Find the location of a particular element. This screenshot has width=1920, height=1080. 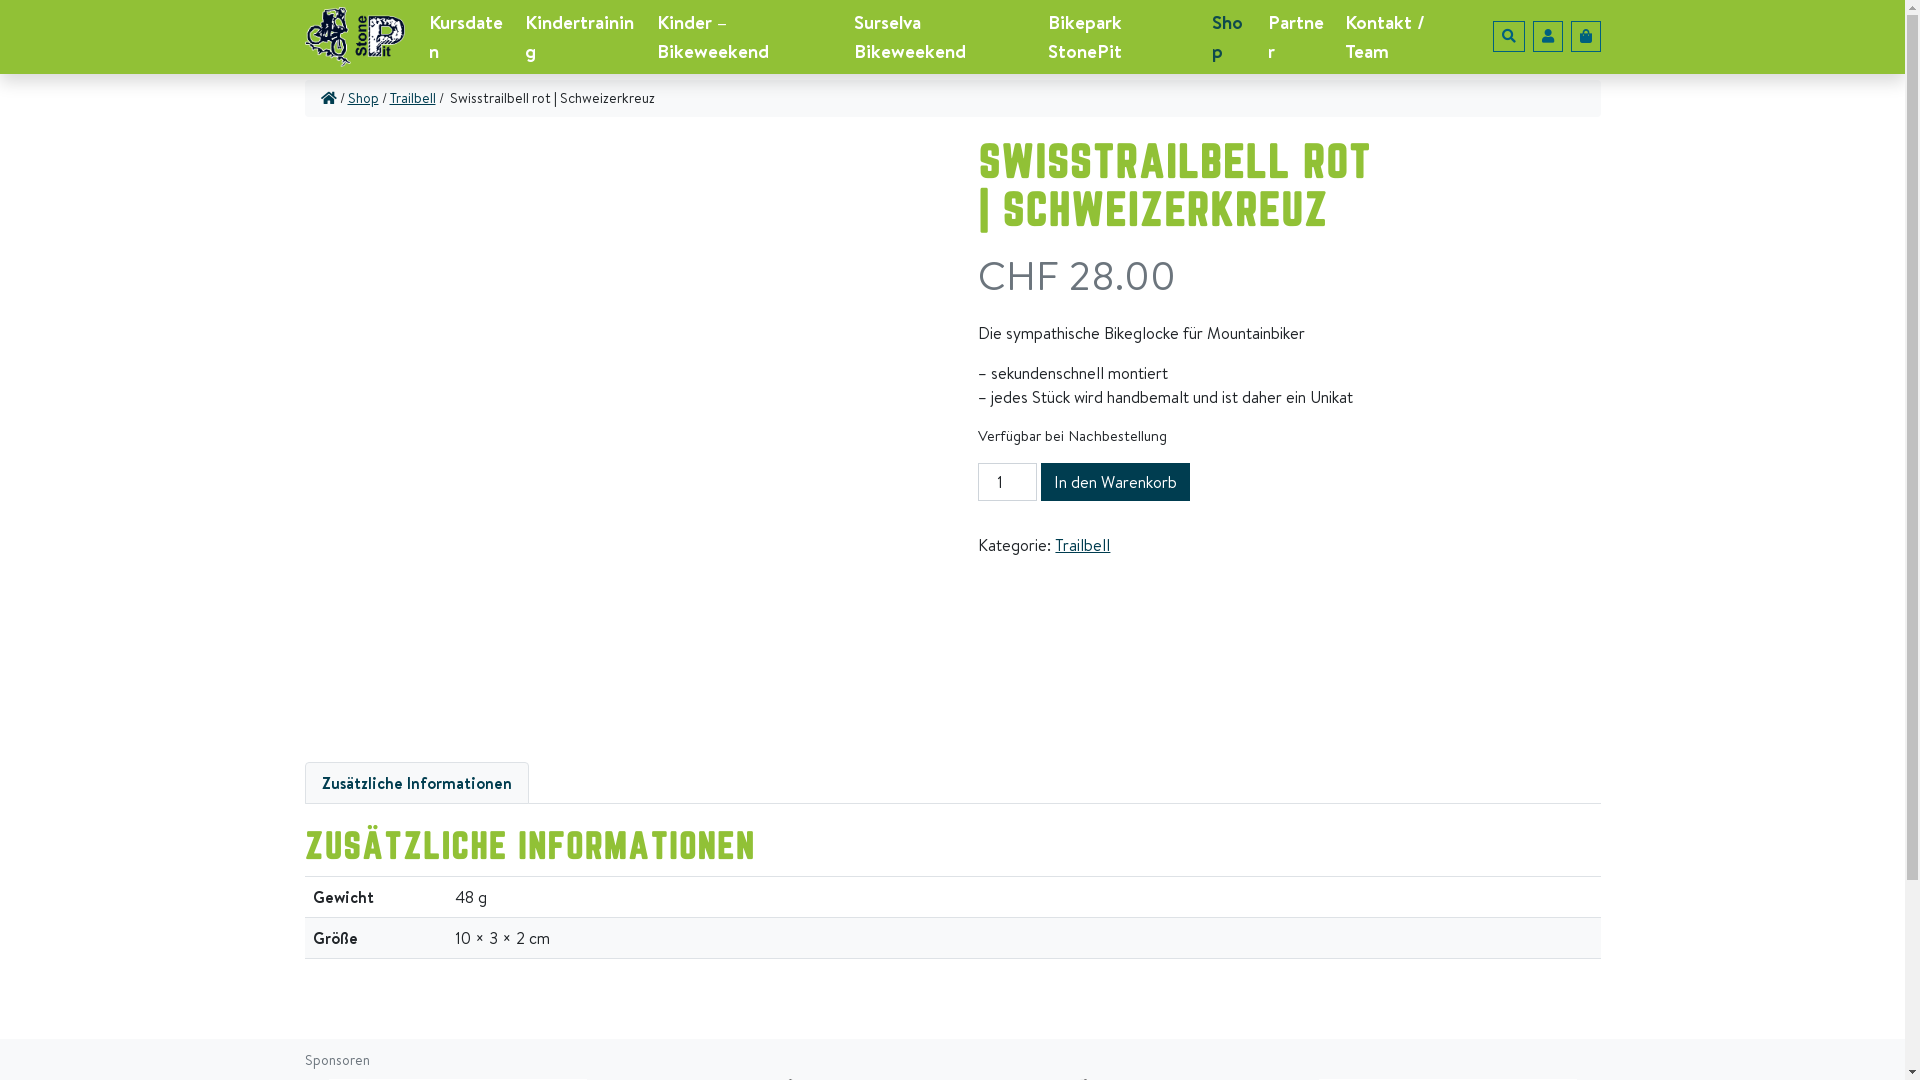

'Account' is located at coordinates (1545, 36).